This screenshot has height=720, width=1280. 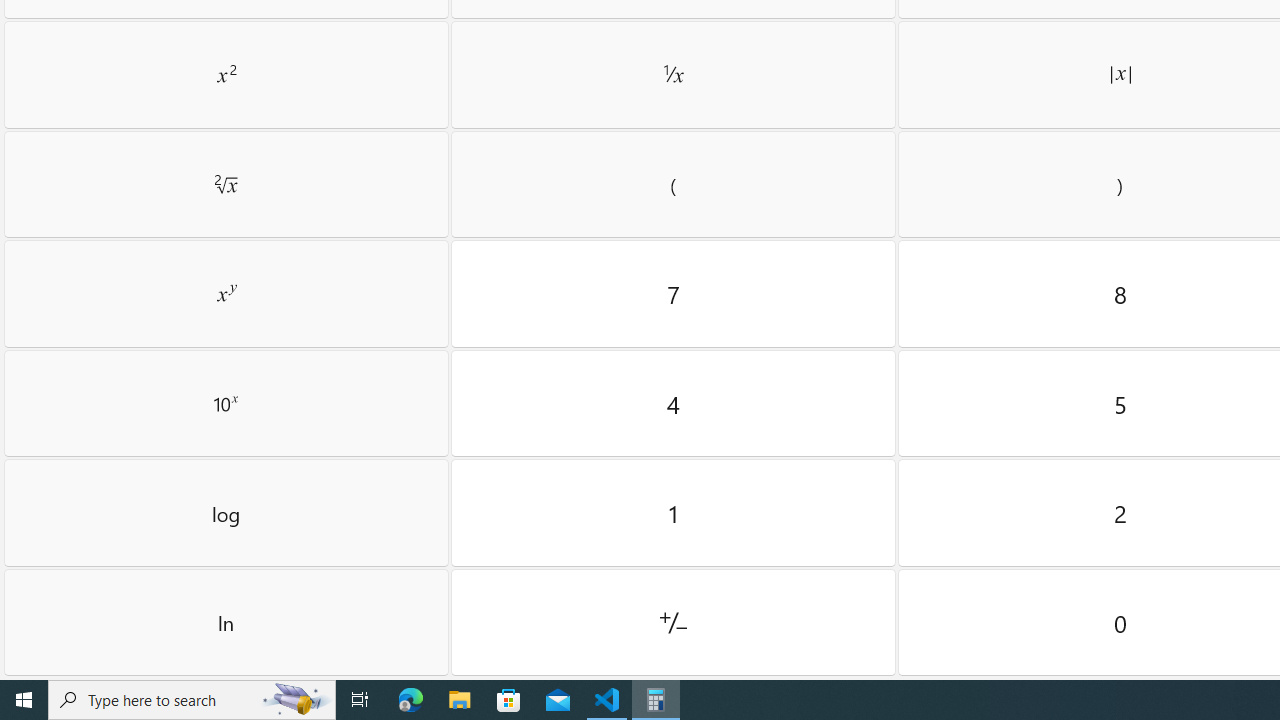 I want to click on 'Left parenthesis', so click(x=673, y=184).